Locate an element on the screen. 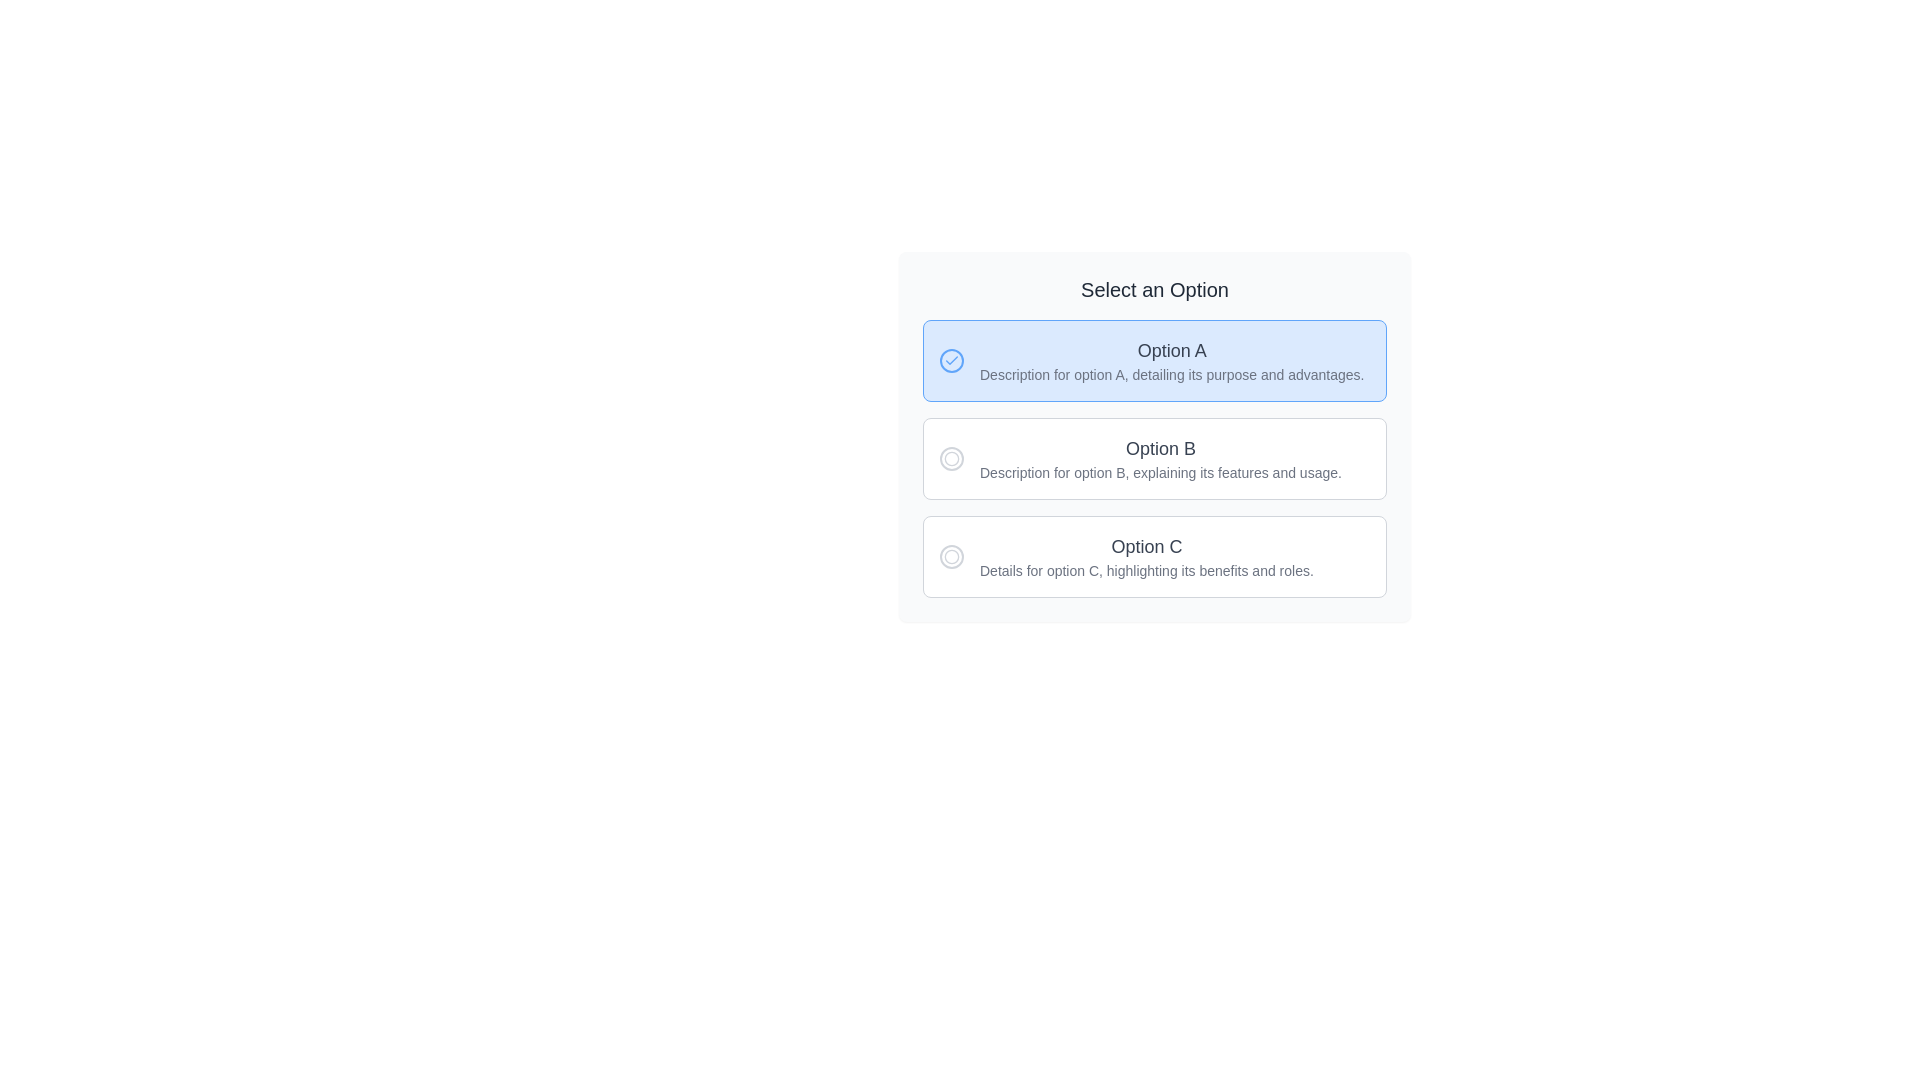 The image size is (1920, 1080). the circular radio button next to the Option B label is located at coordinates (950, 459).